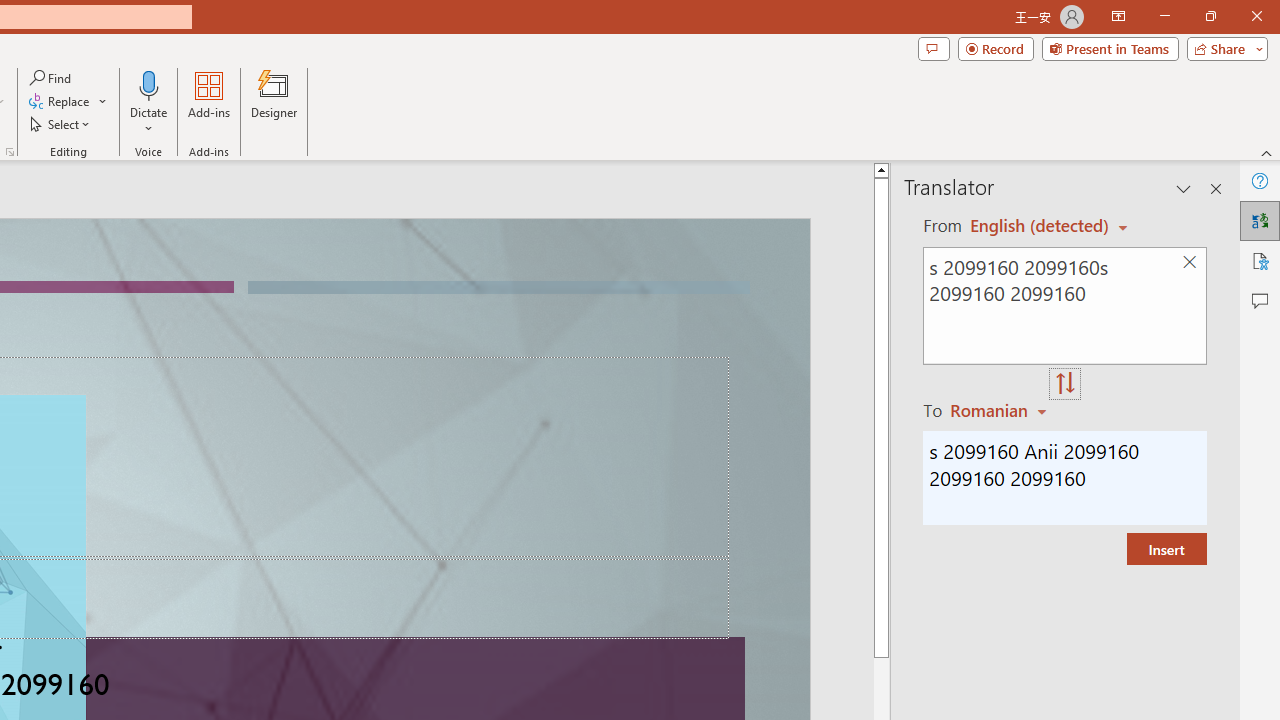  I want to click on 'Czech (detected)', so click(1040, 225).